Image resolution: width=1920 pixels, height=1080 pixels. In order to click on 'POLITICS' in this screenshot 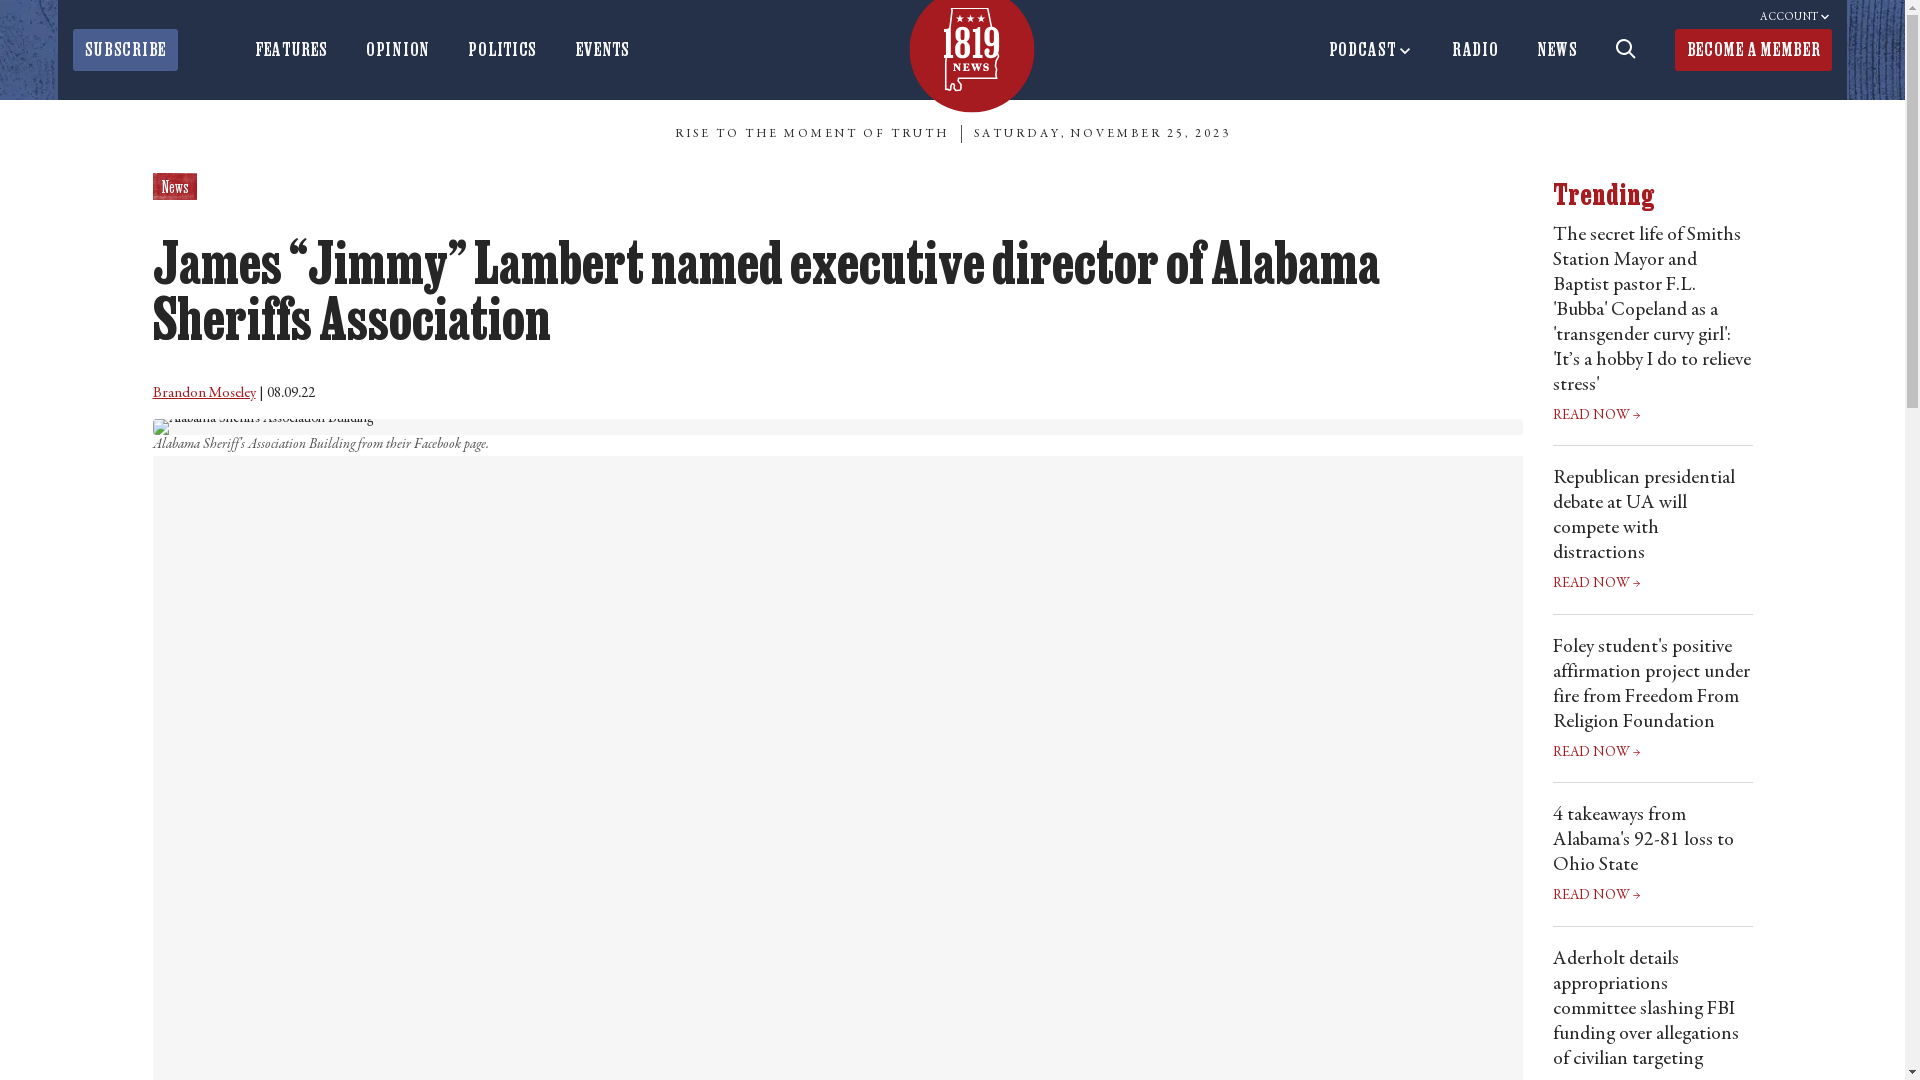, I will do `click(466, 49)`.